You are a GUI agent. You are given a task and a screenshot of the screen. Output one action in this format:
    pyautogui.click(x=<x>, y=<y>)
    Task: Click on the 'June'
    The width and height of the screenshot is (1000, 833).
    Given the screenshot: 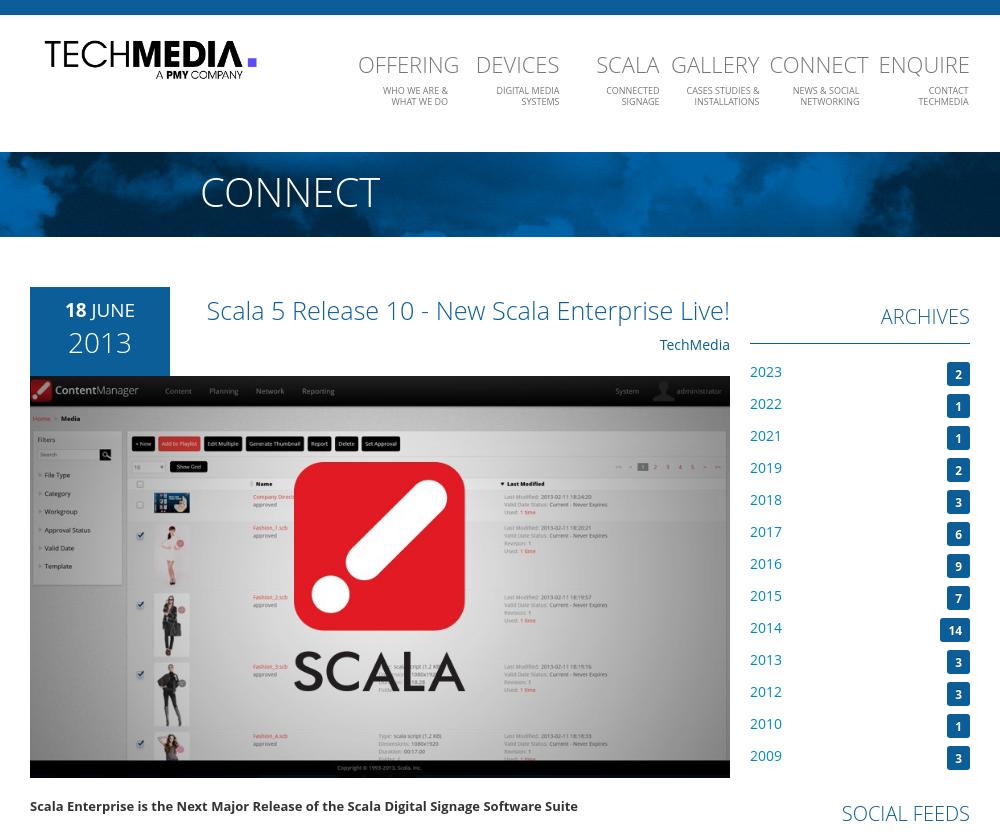 What is the action you would take?
    pyautogui.click(x=90, y=307)
    